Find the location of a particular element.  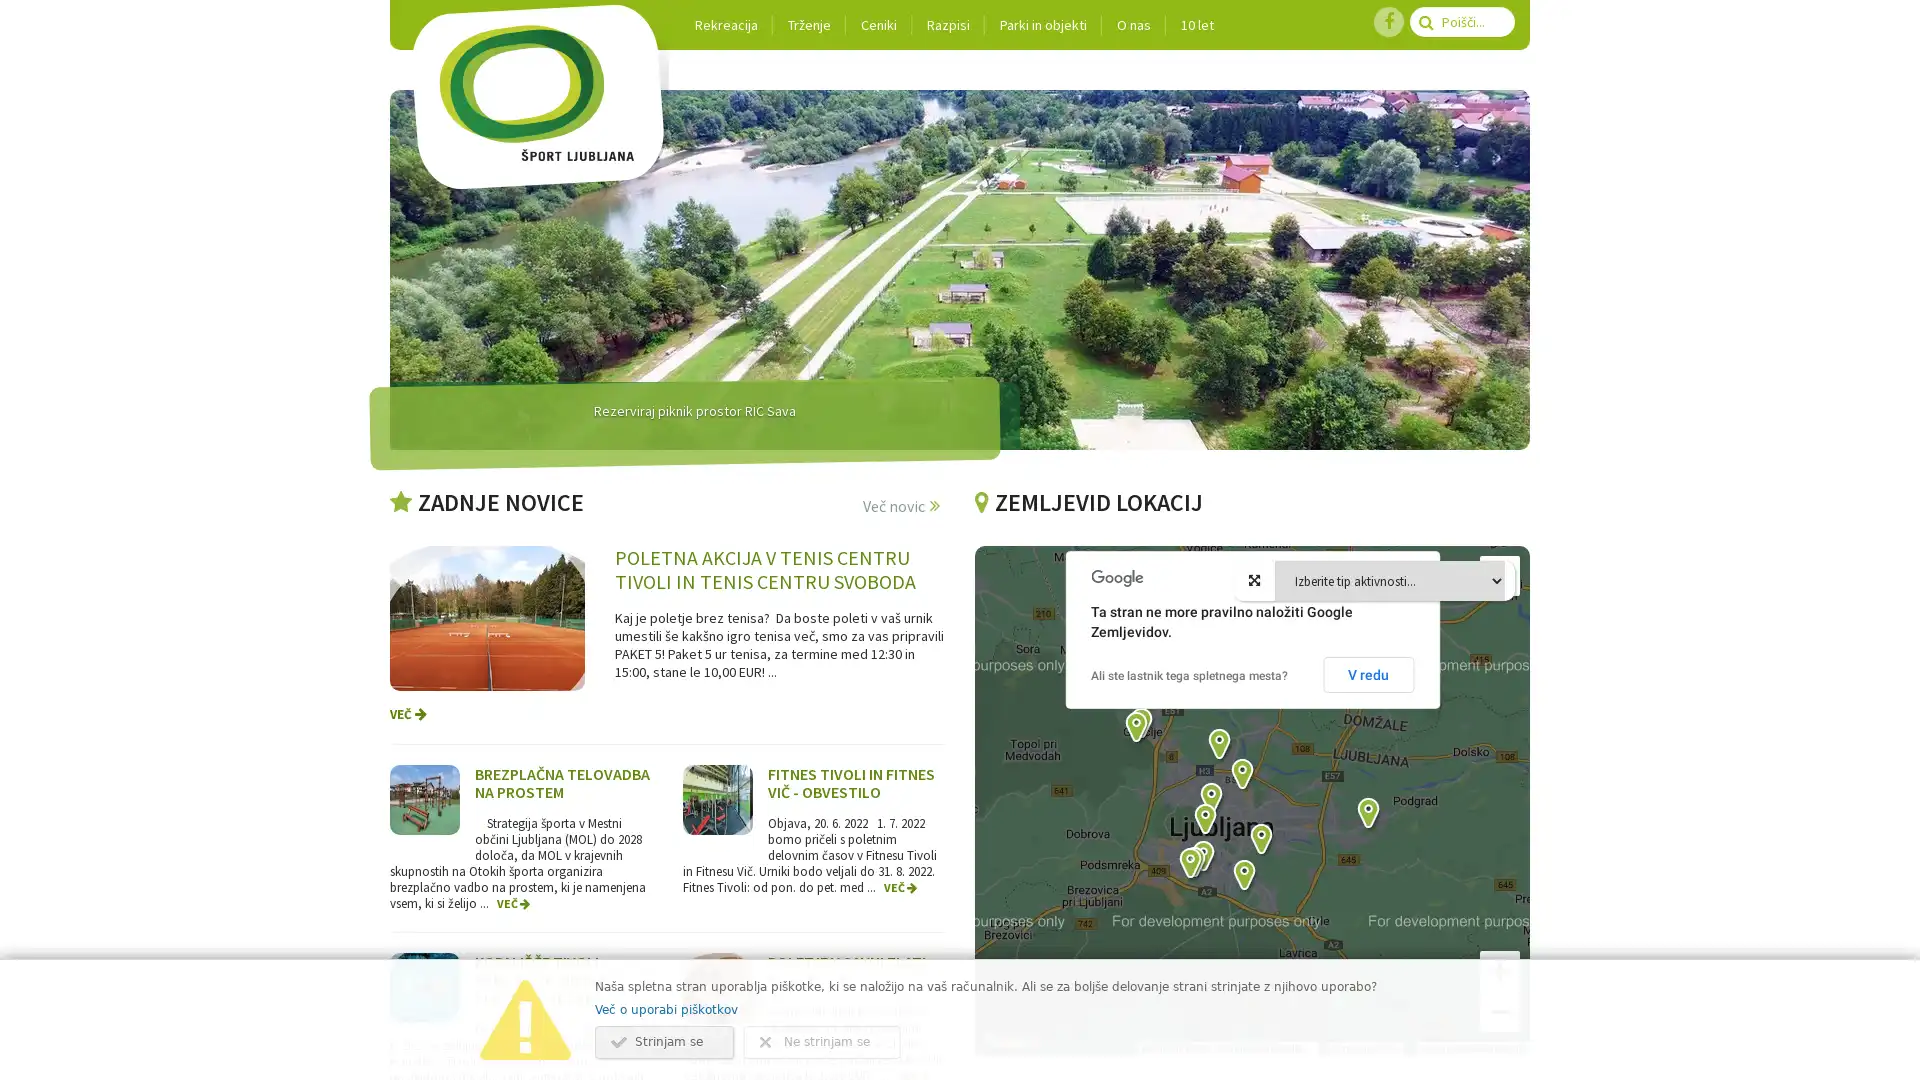

Kako do nas? is located at coordinates (1219, 825).